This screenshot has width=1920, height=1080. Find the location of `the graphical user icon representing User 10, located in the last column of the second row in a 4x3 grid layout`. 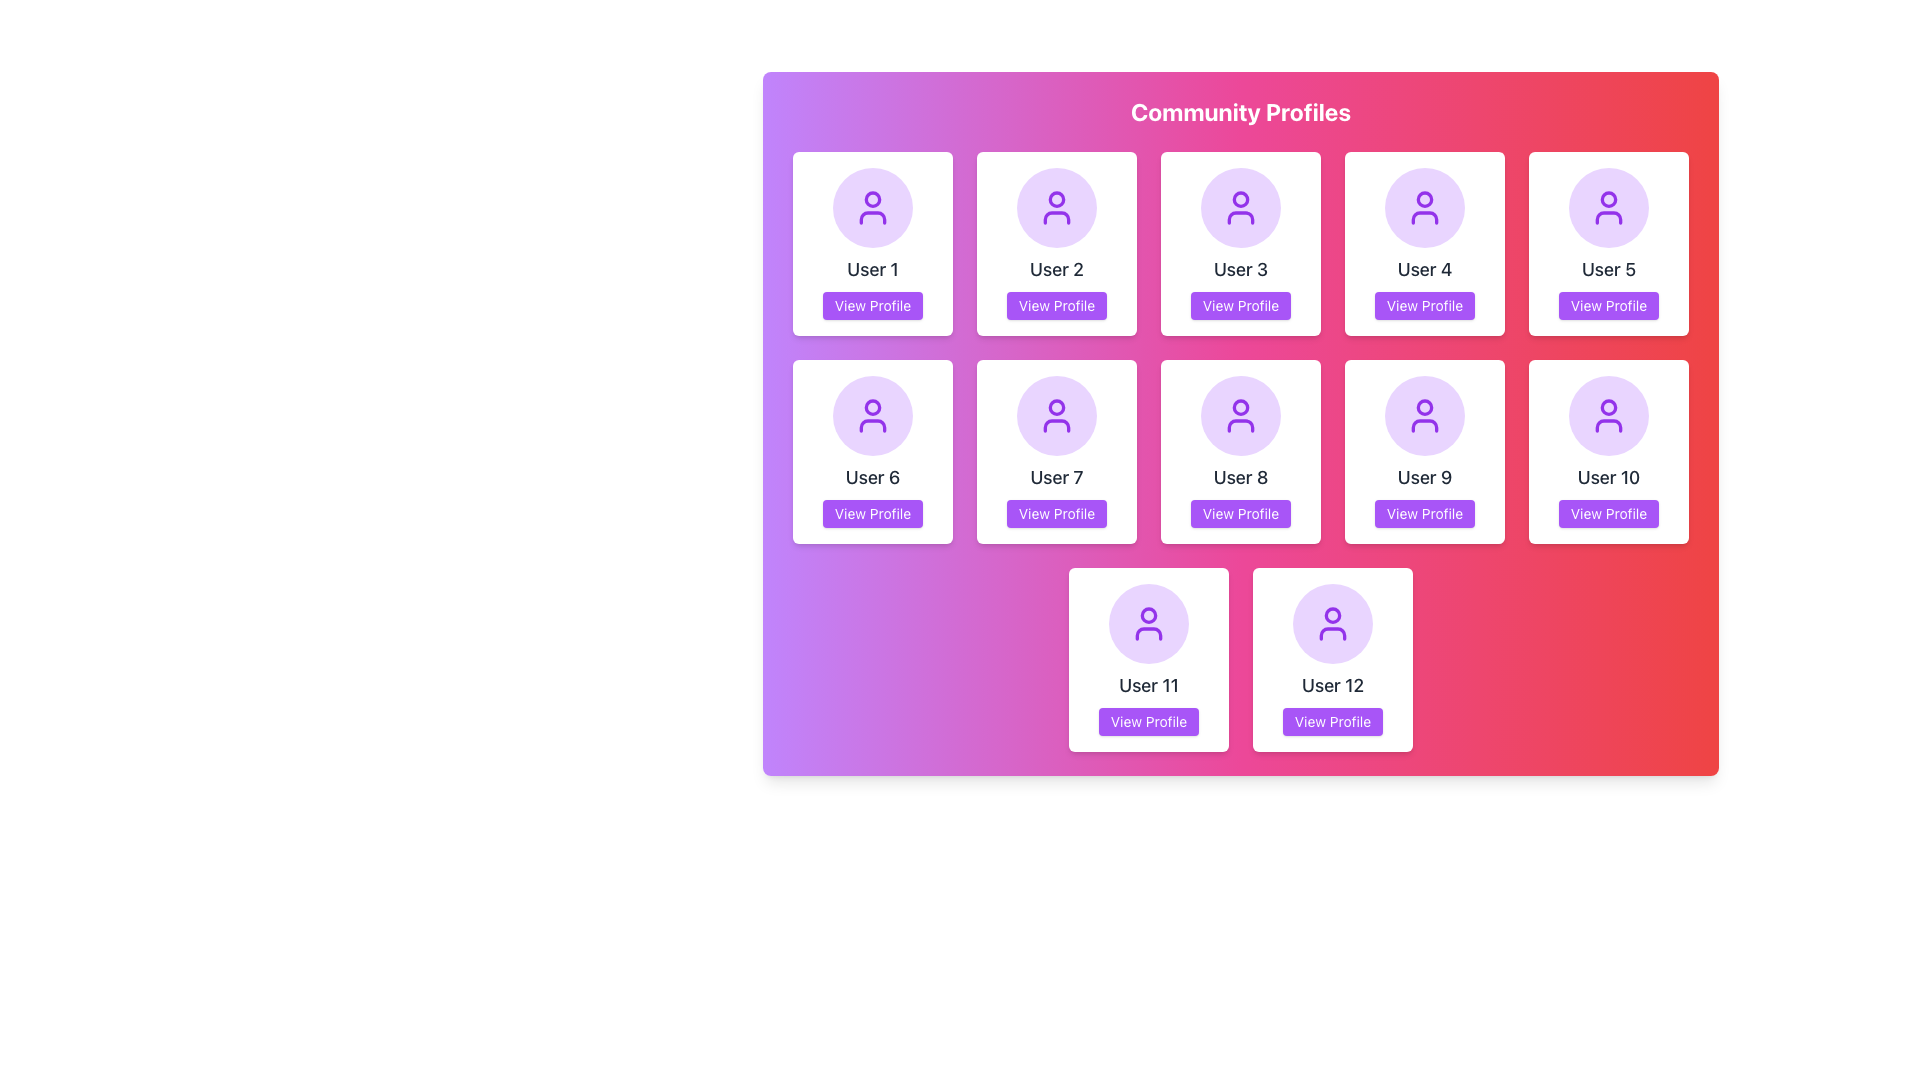

the graphical user icon representing User 10, located in the last column of the second row in a 4x3 grid layout is located at coordinates (1608, 415).